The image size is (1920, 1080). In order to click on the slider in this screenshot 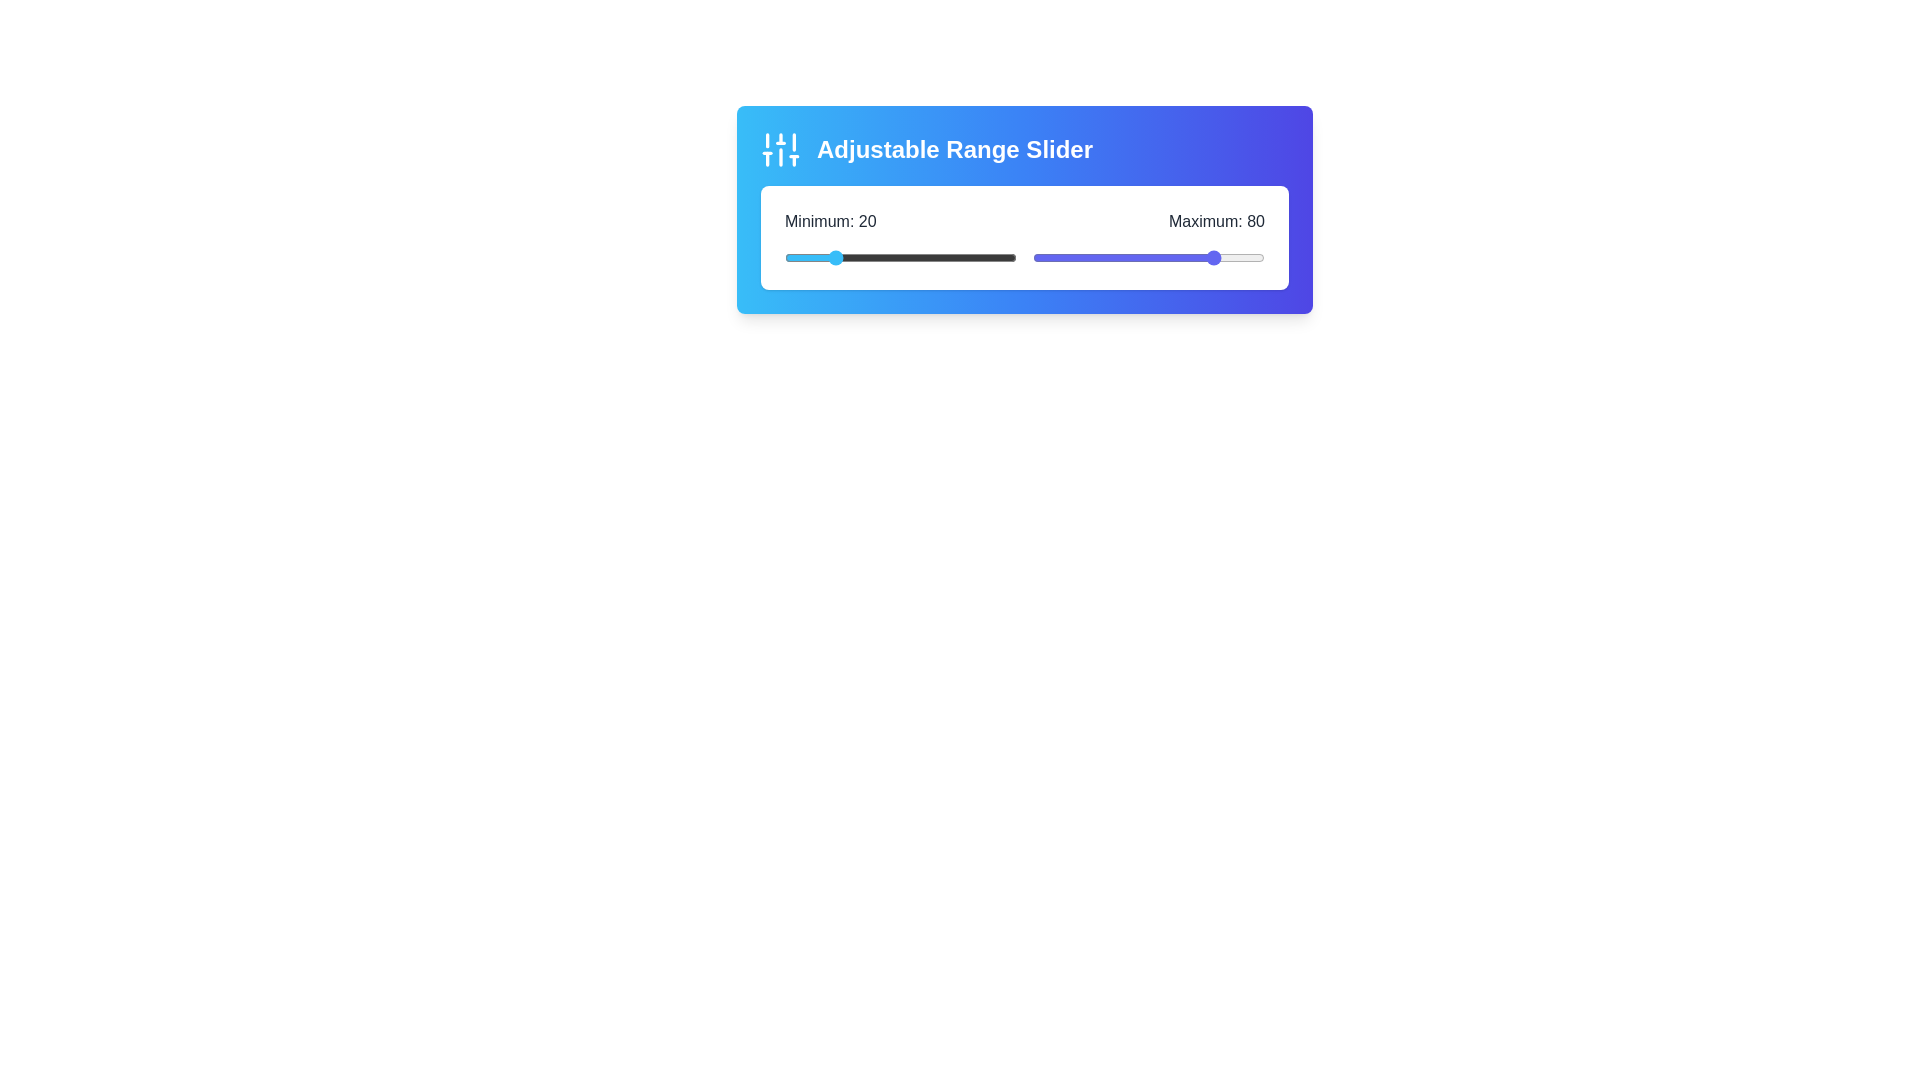, I will do `click(1210, 257)`.